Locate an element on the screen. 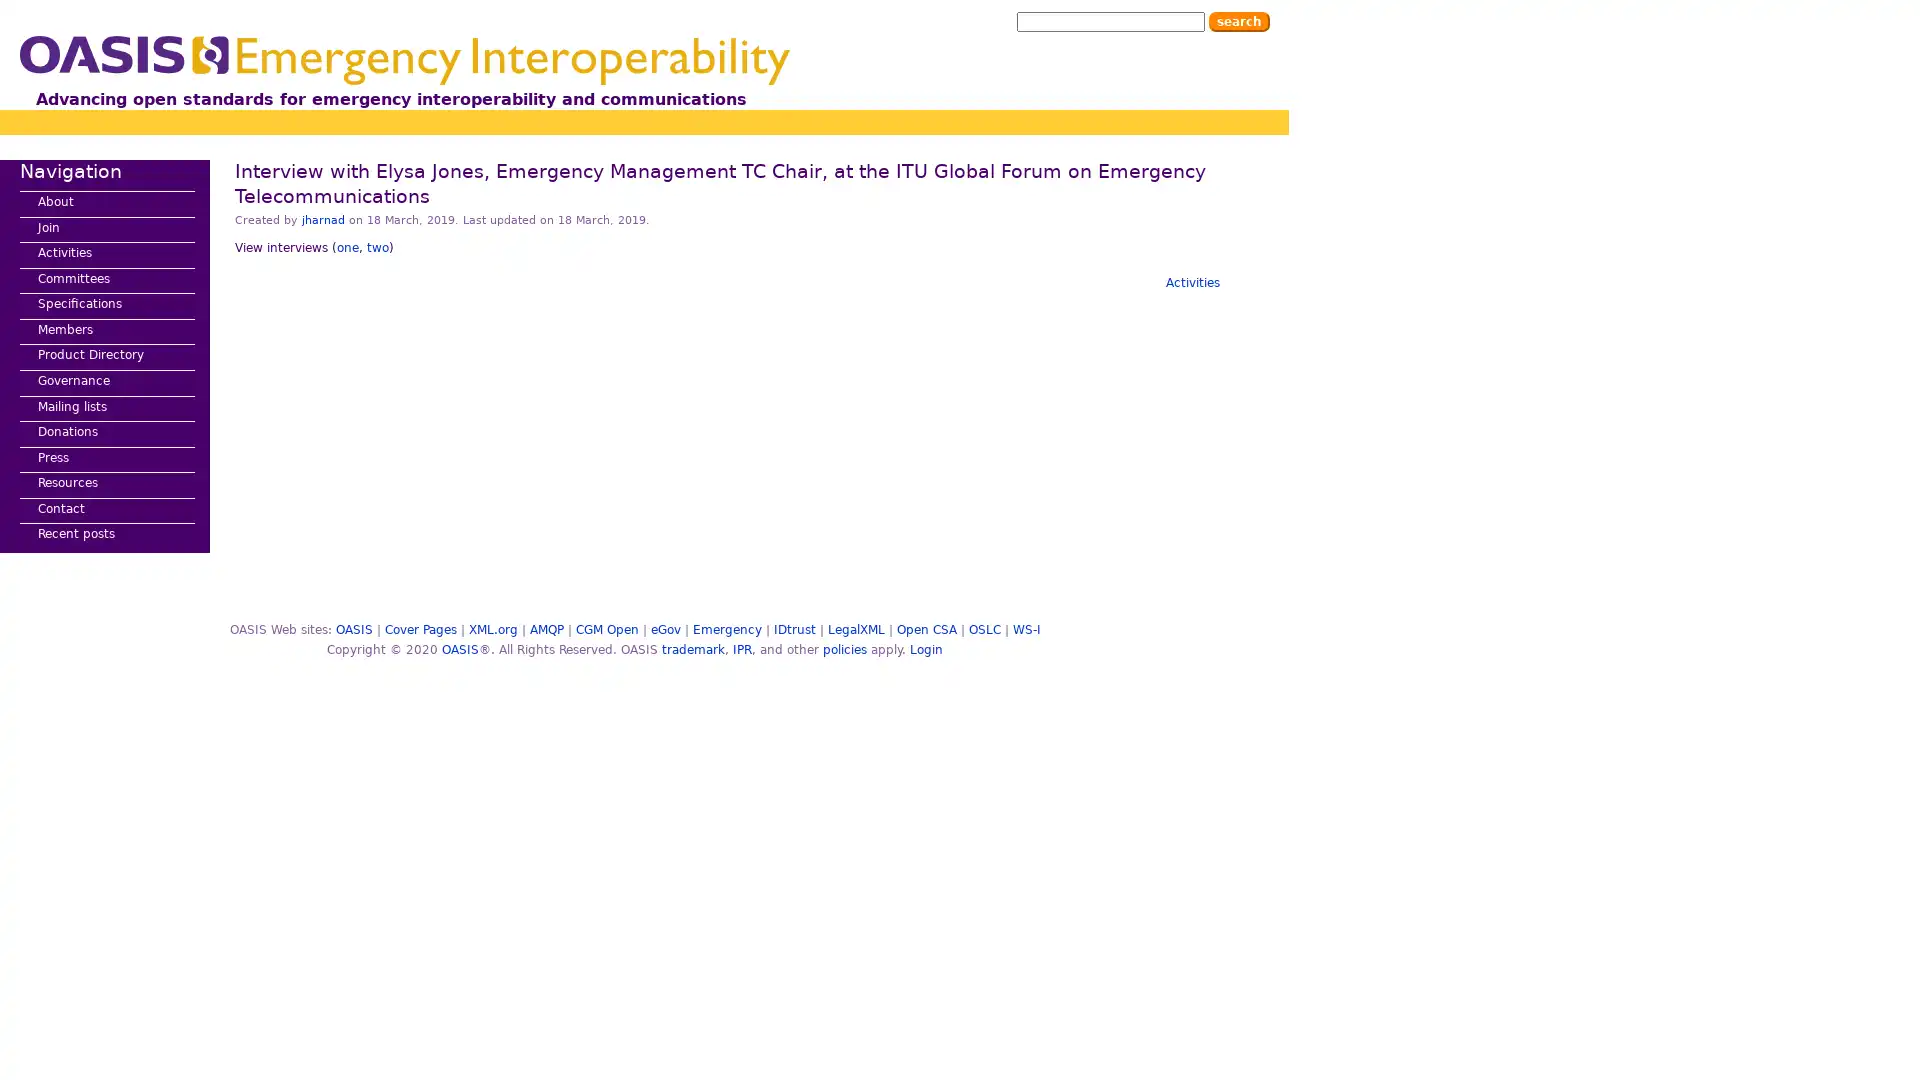 This screenshot has height=1080, width=1920. Search is located at coordinates (1238, 22).